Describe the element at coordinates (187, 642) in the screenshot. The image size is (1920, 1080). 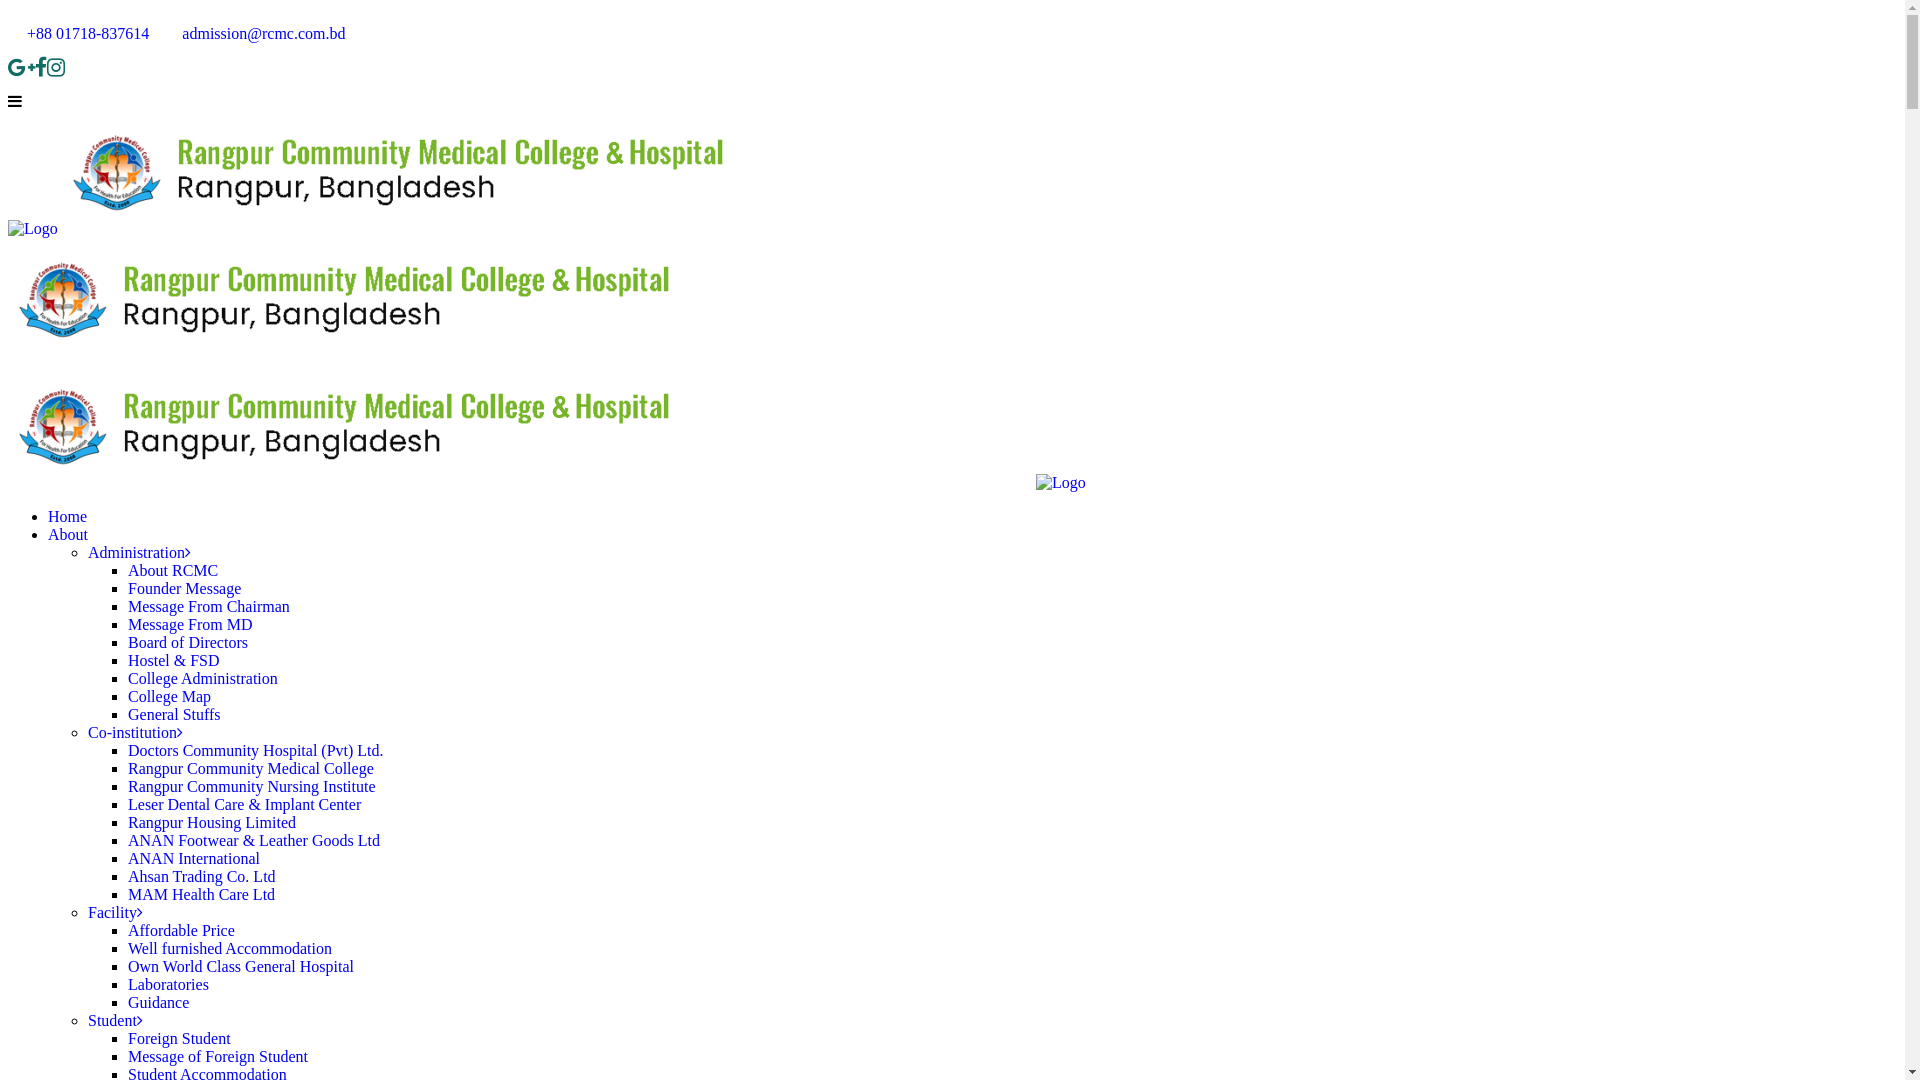
I see `'Board of Directors'` at that location.